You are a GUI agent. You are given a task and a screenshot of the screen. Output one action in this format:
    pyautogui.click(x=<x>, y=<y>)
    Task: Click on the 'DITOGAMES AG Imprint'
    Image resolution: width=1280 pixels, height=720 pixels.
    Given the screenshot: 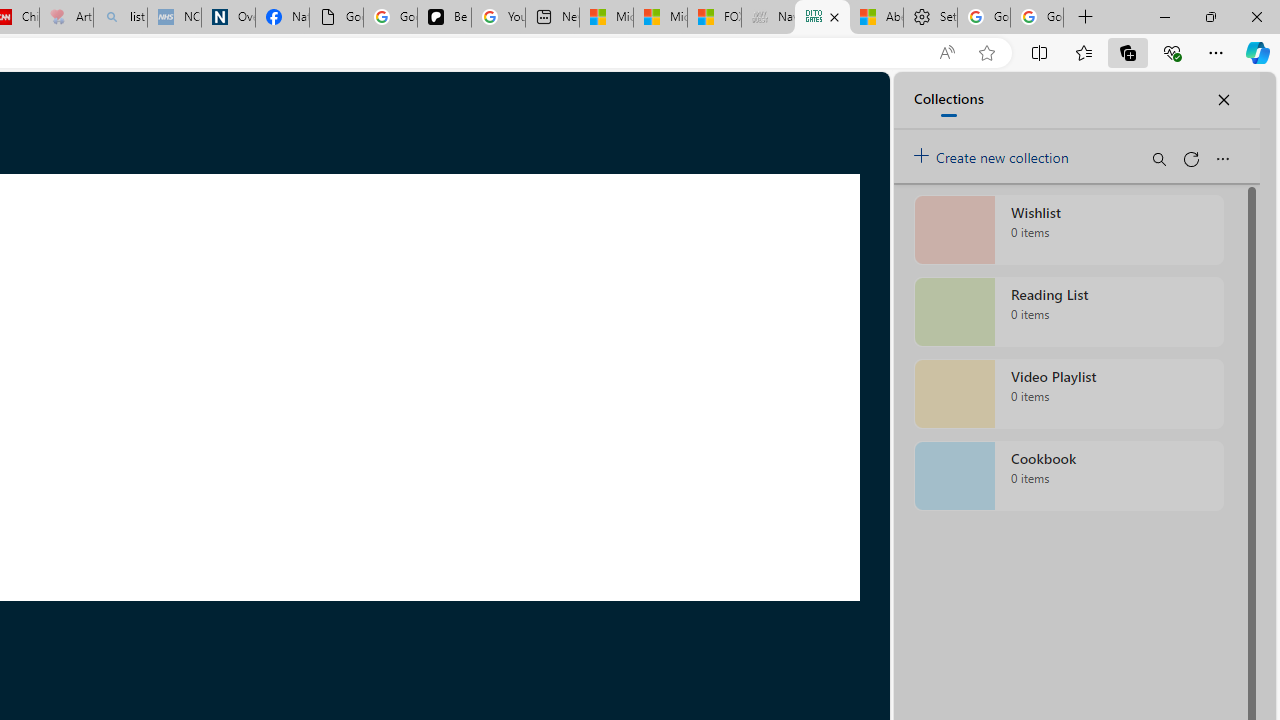 What is the action you would take?
    pyautogui.click(x=822, y=17)
    